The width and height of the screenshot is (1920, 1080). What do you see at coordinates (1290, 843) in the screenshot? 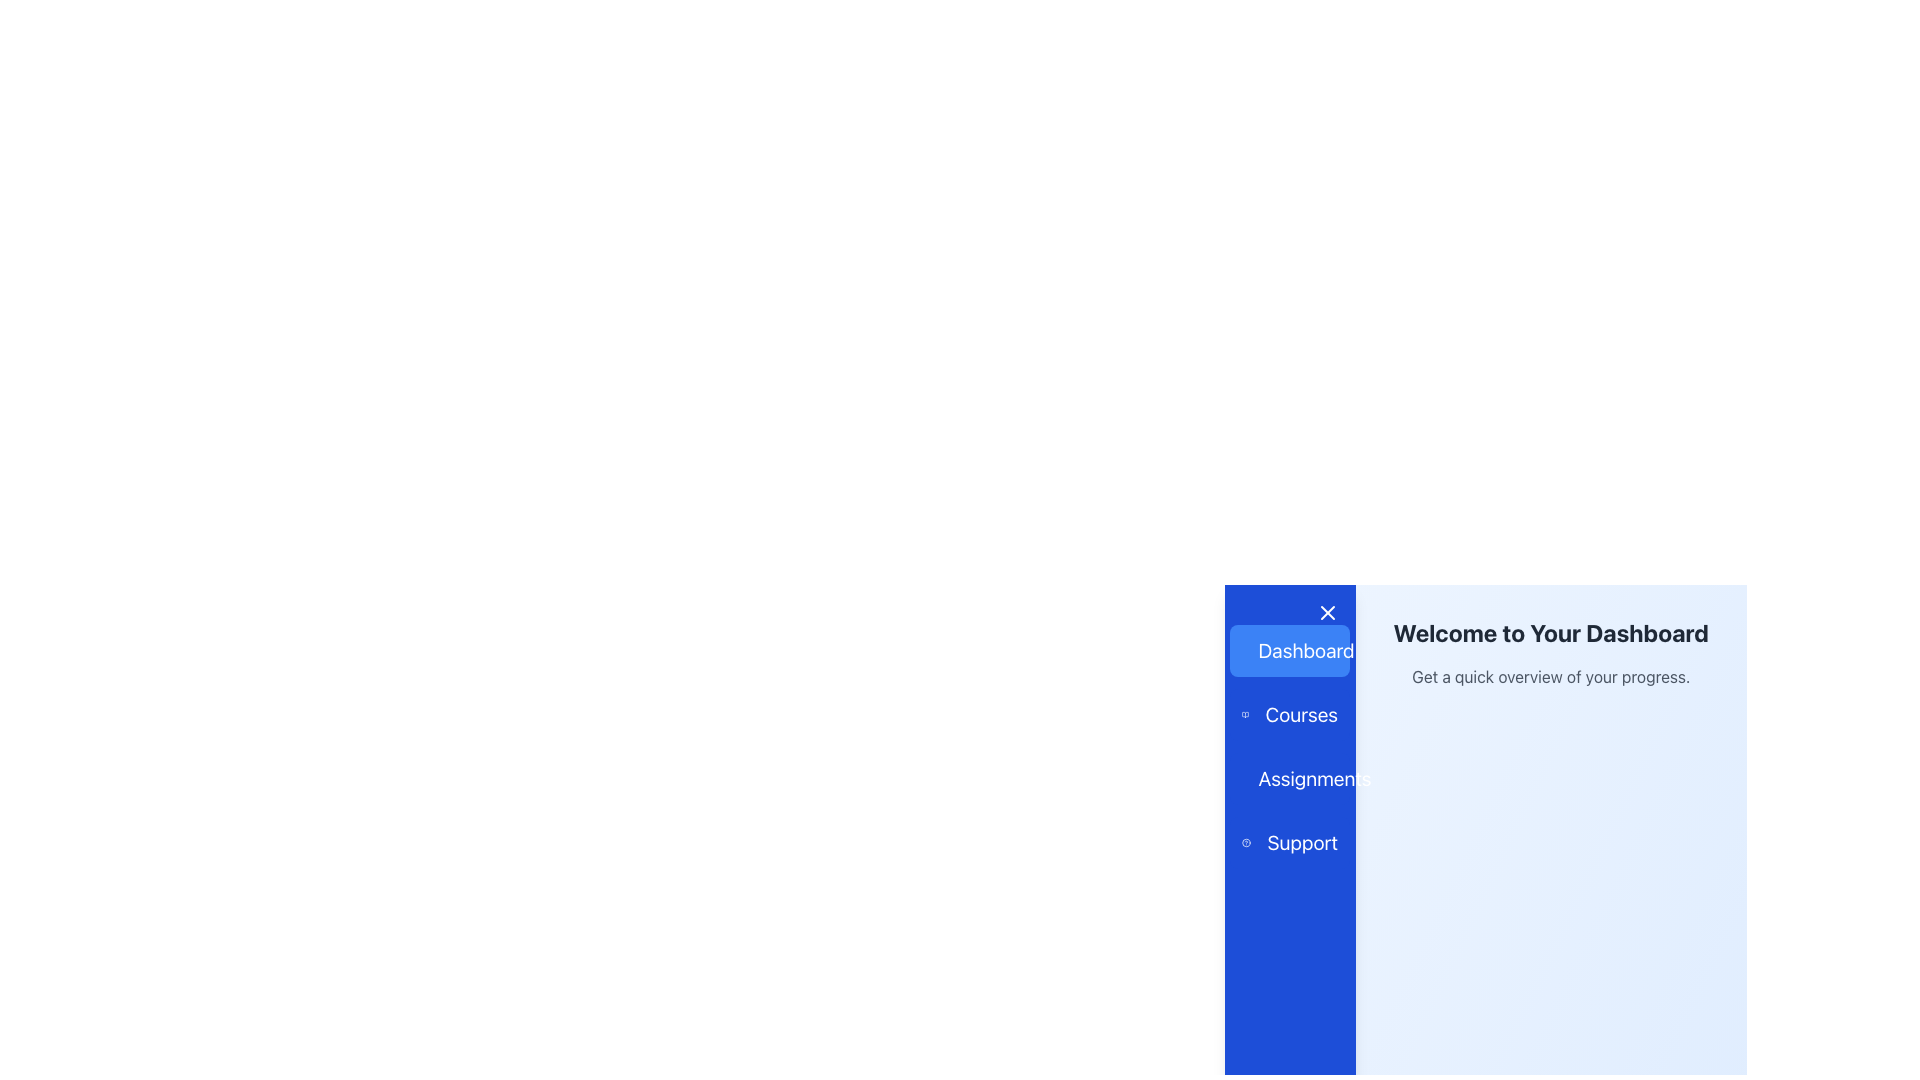
I see `the 'Support' button, which has a blue background and white text, located in the vertical menu as the last item below 'Assignments'` at bounding box center [1290, 843].